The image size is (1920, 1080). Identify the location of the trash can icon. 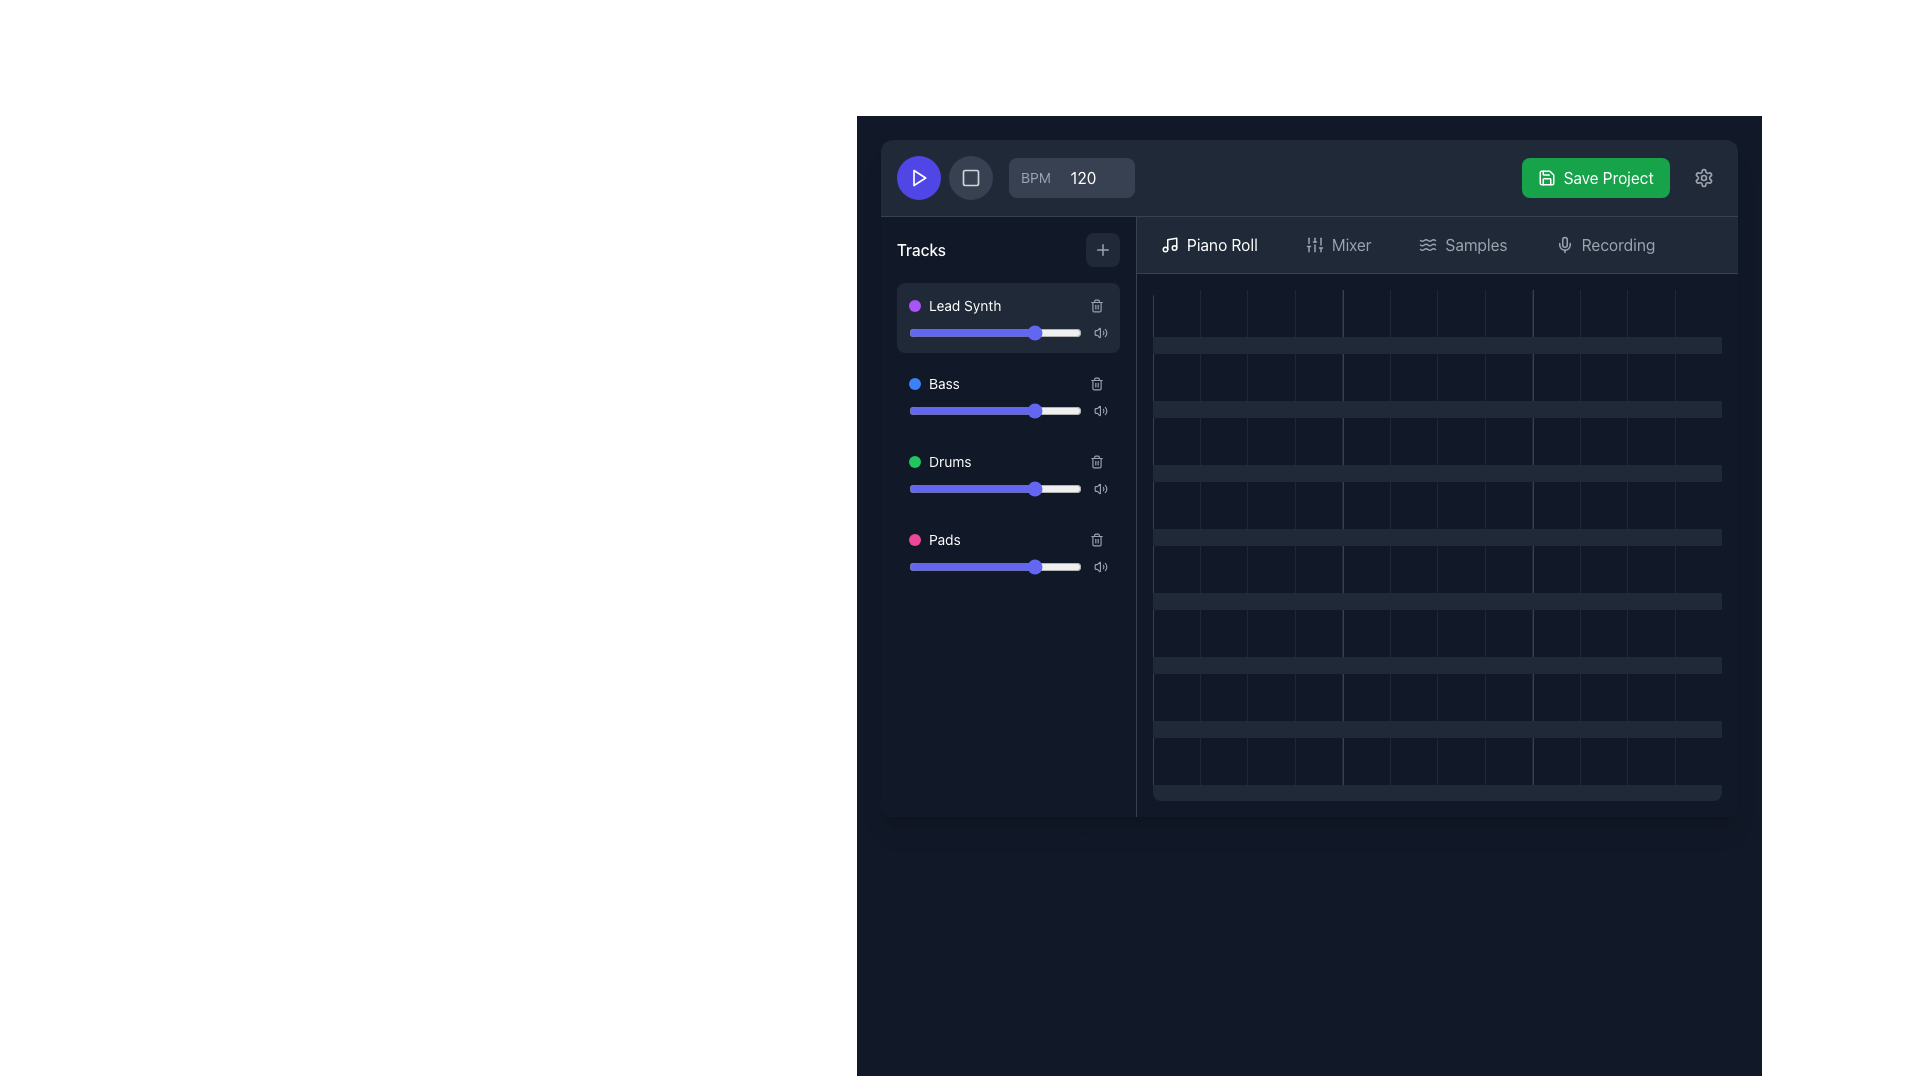
(1096, 462).